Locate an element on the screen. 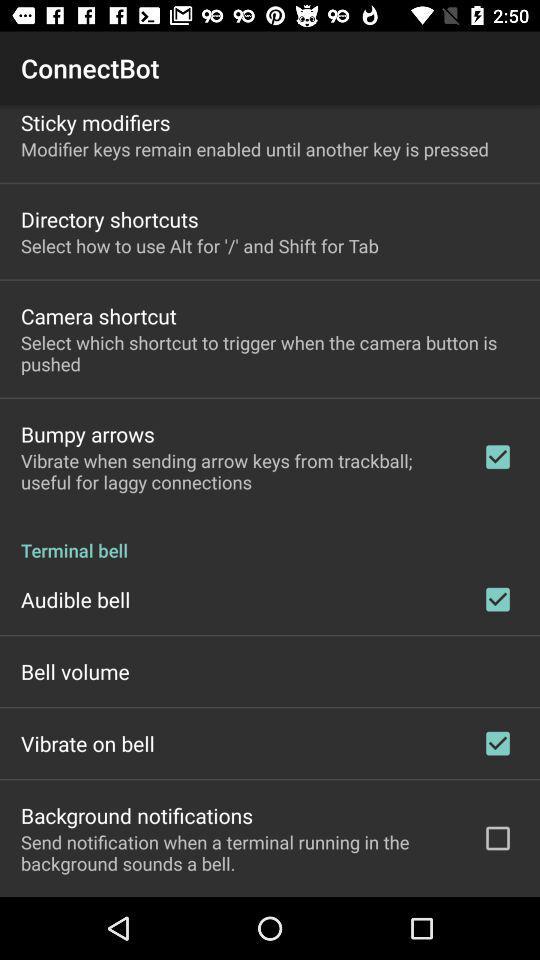 This screenshot has height=960, width=540. send notification when item is located at coordinates (238, 851).